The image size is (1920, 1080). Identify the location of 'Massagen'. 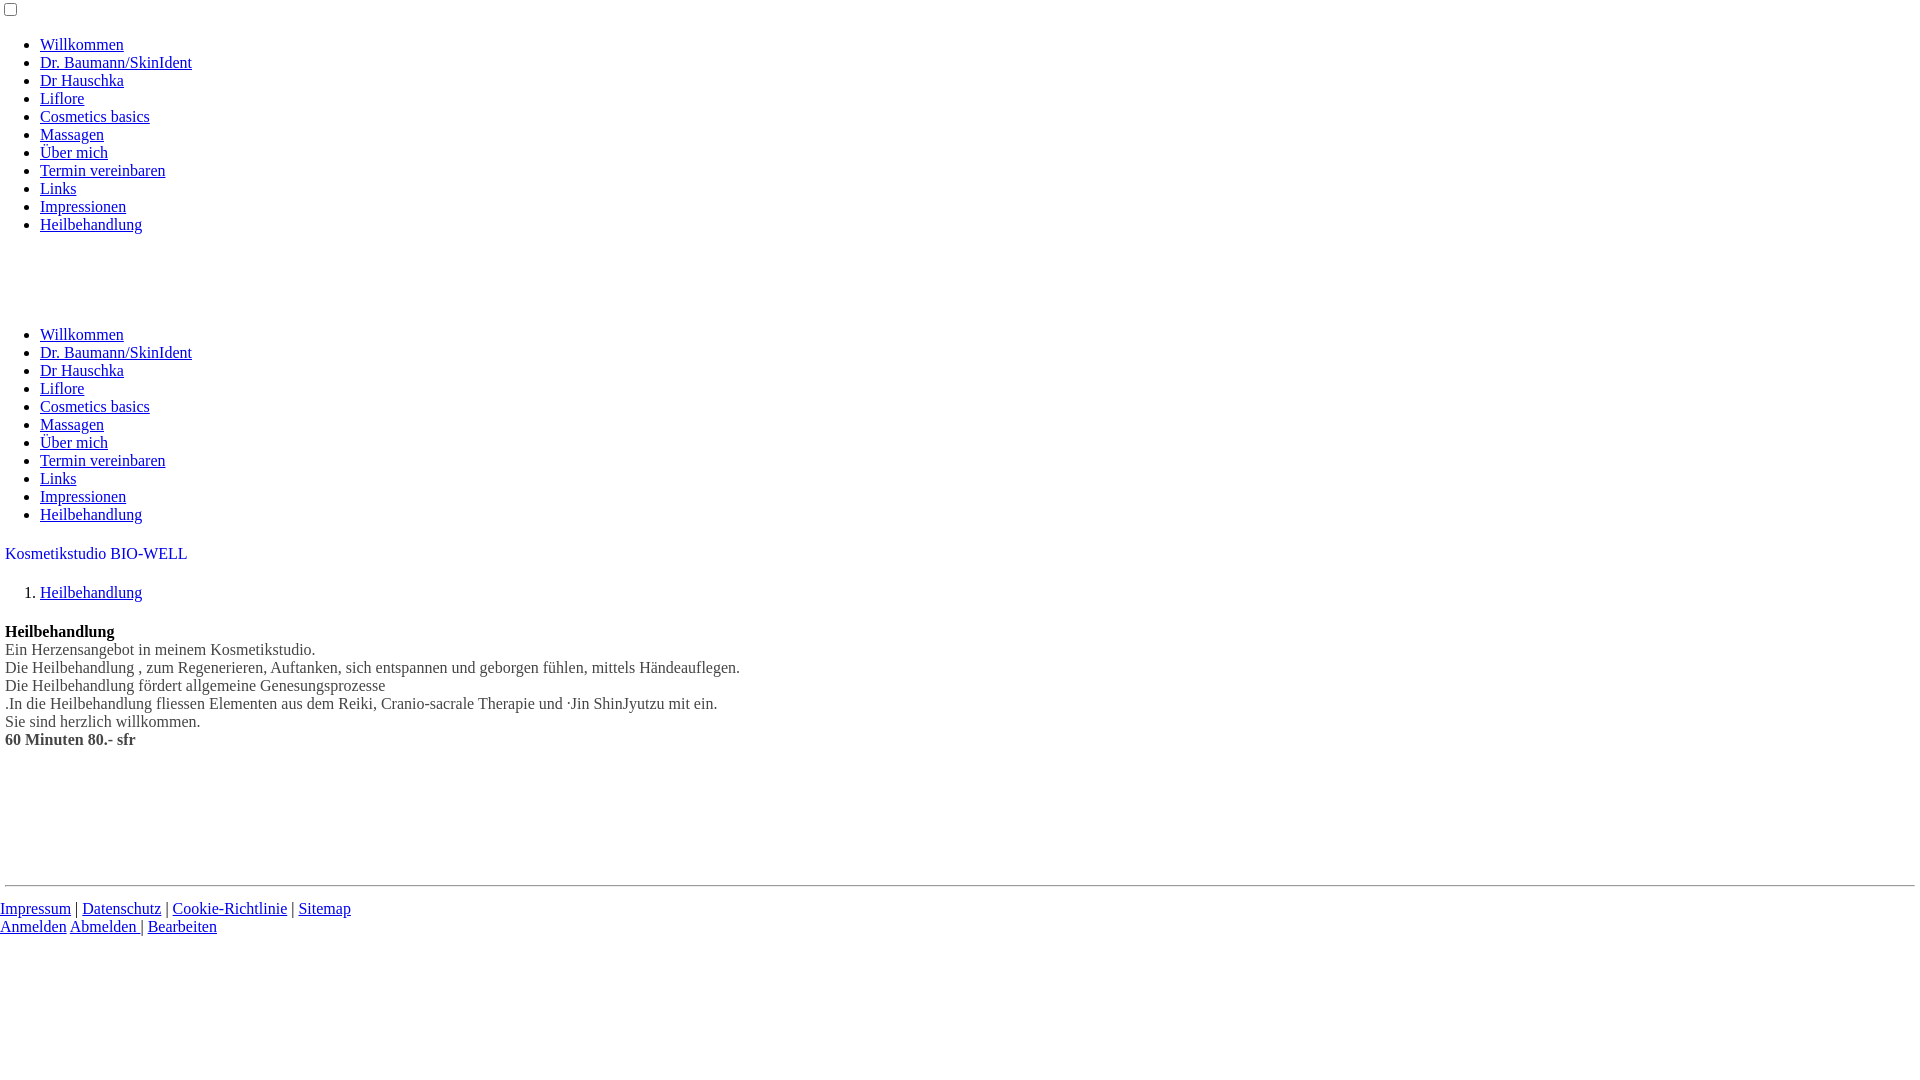
(72, 423).